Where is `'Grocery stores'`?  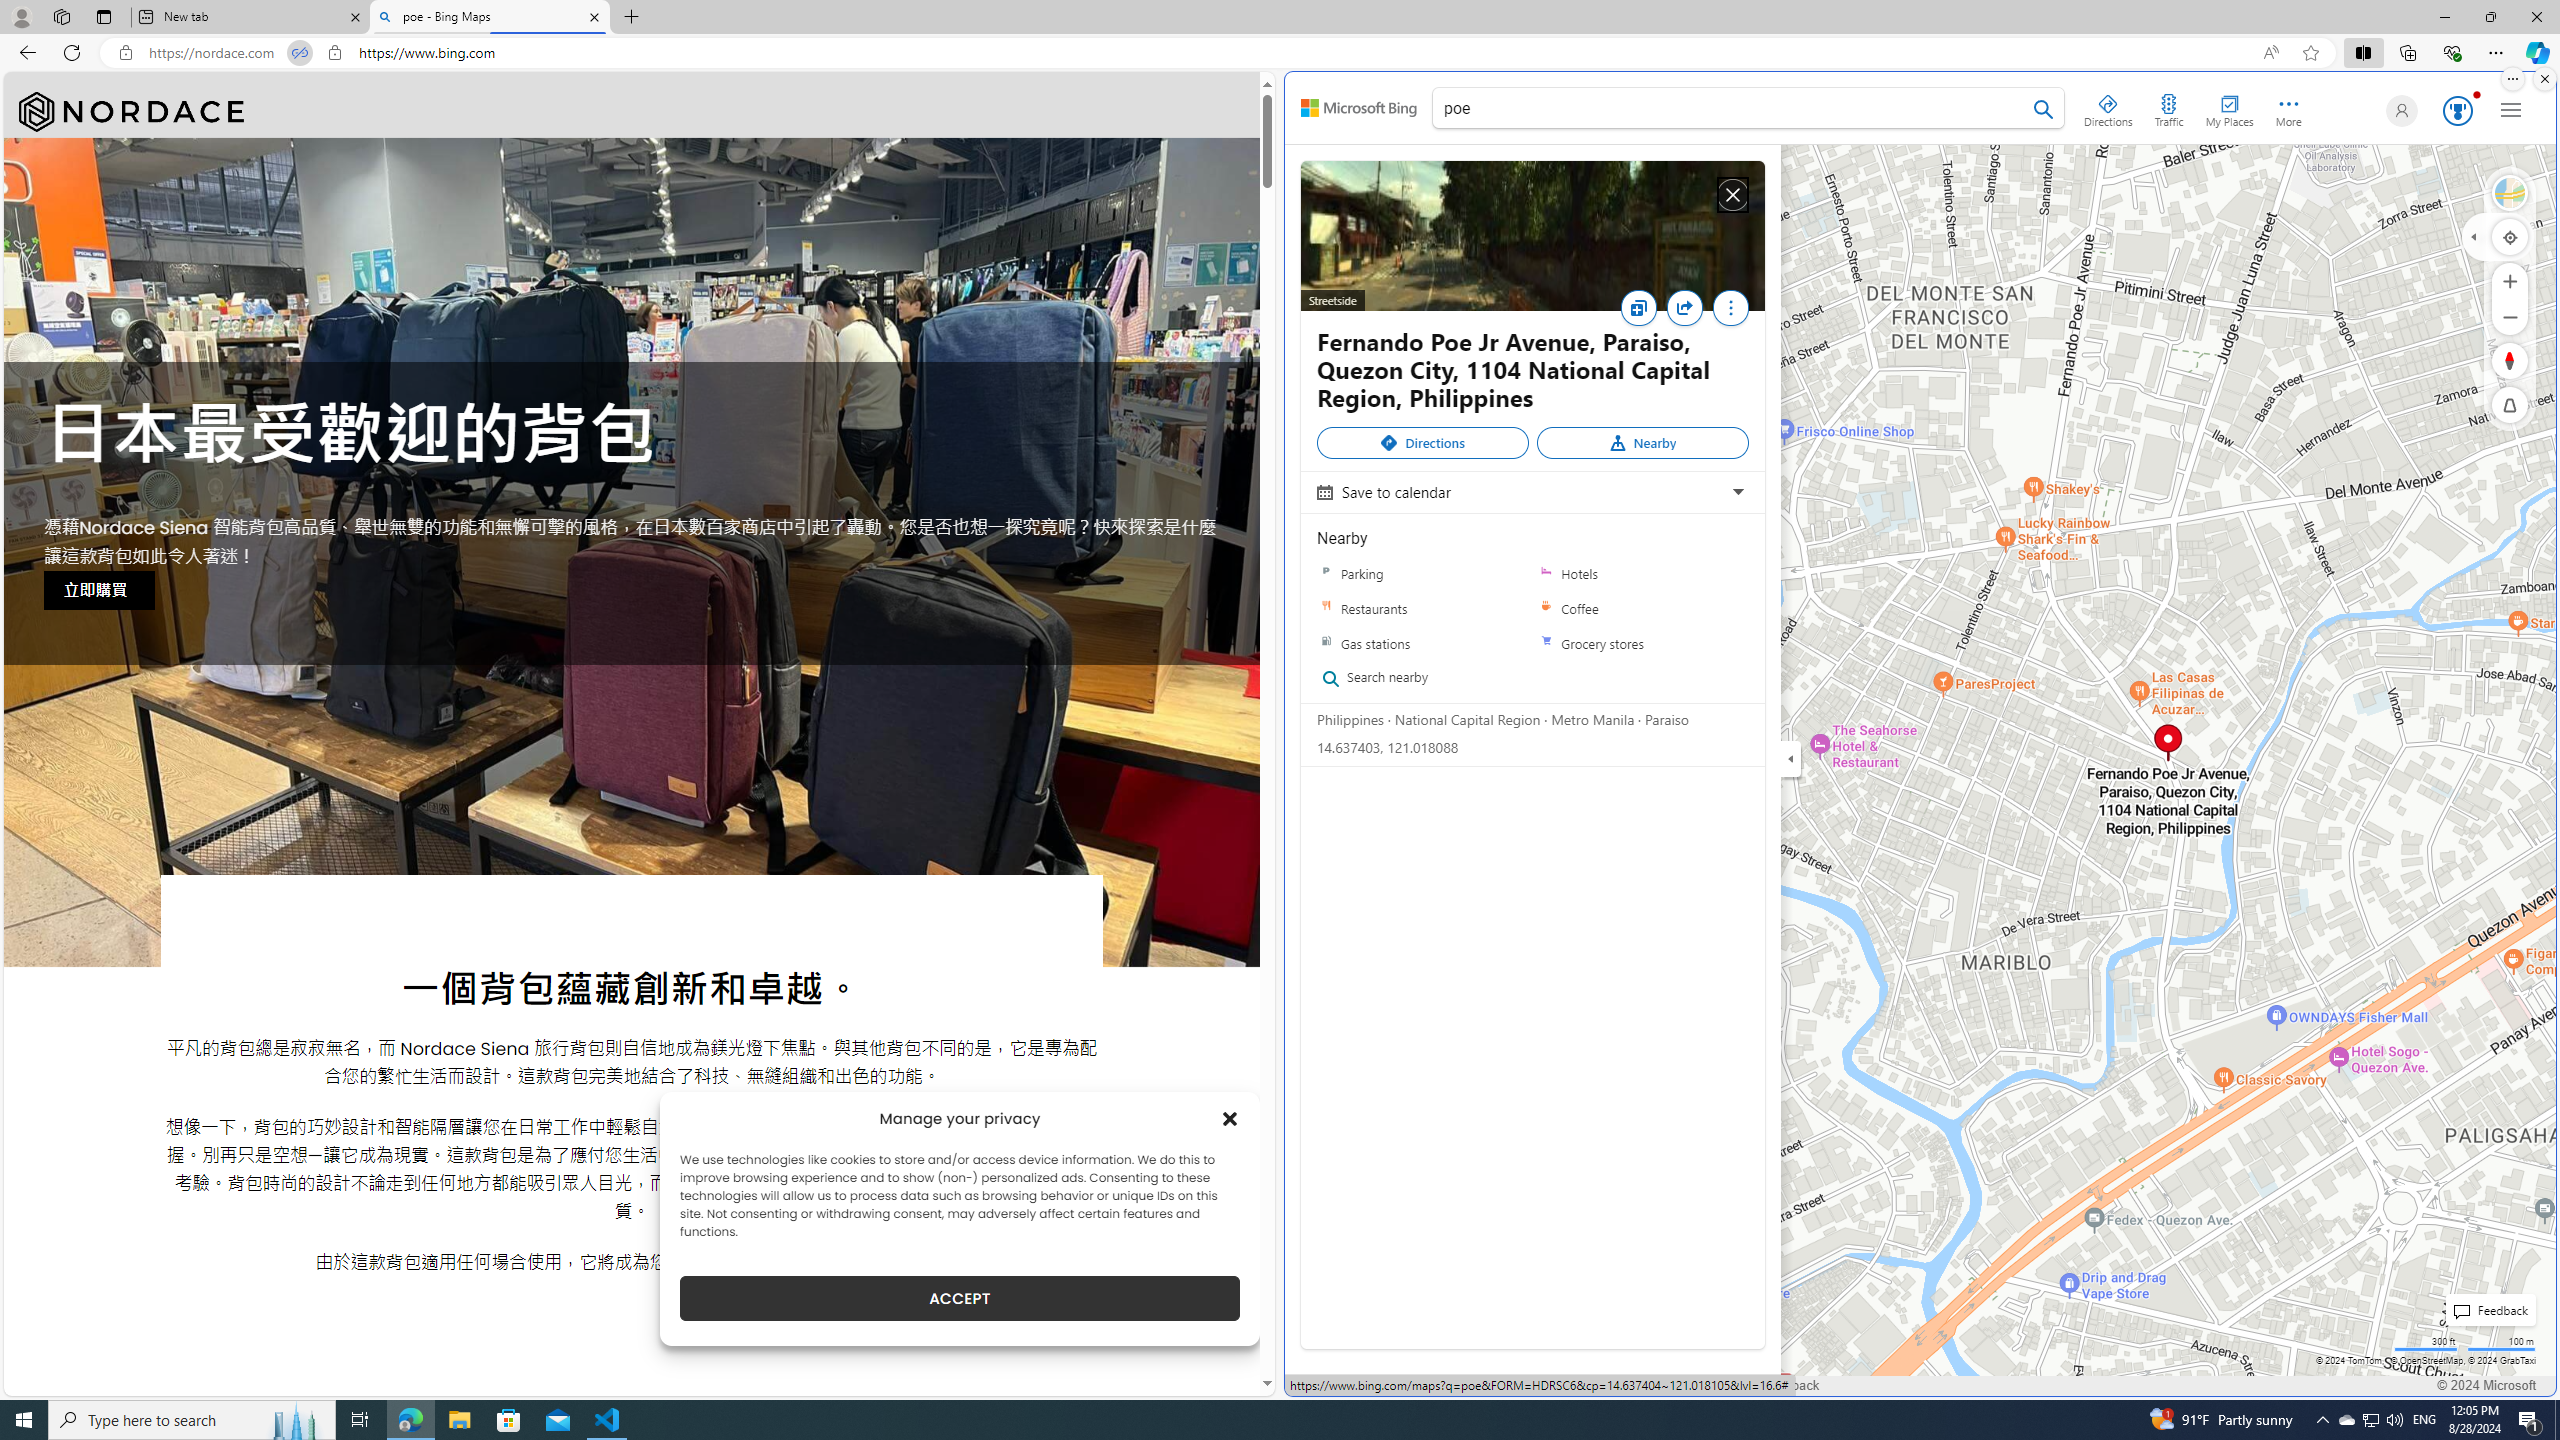
'Grocery stores' is located at coordinates (1642, 643).